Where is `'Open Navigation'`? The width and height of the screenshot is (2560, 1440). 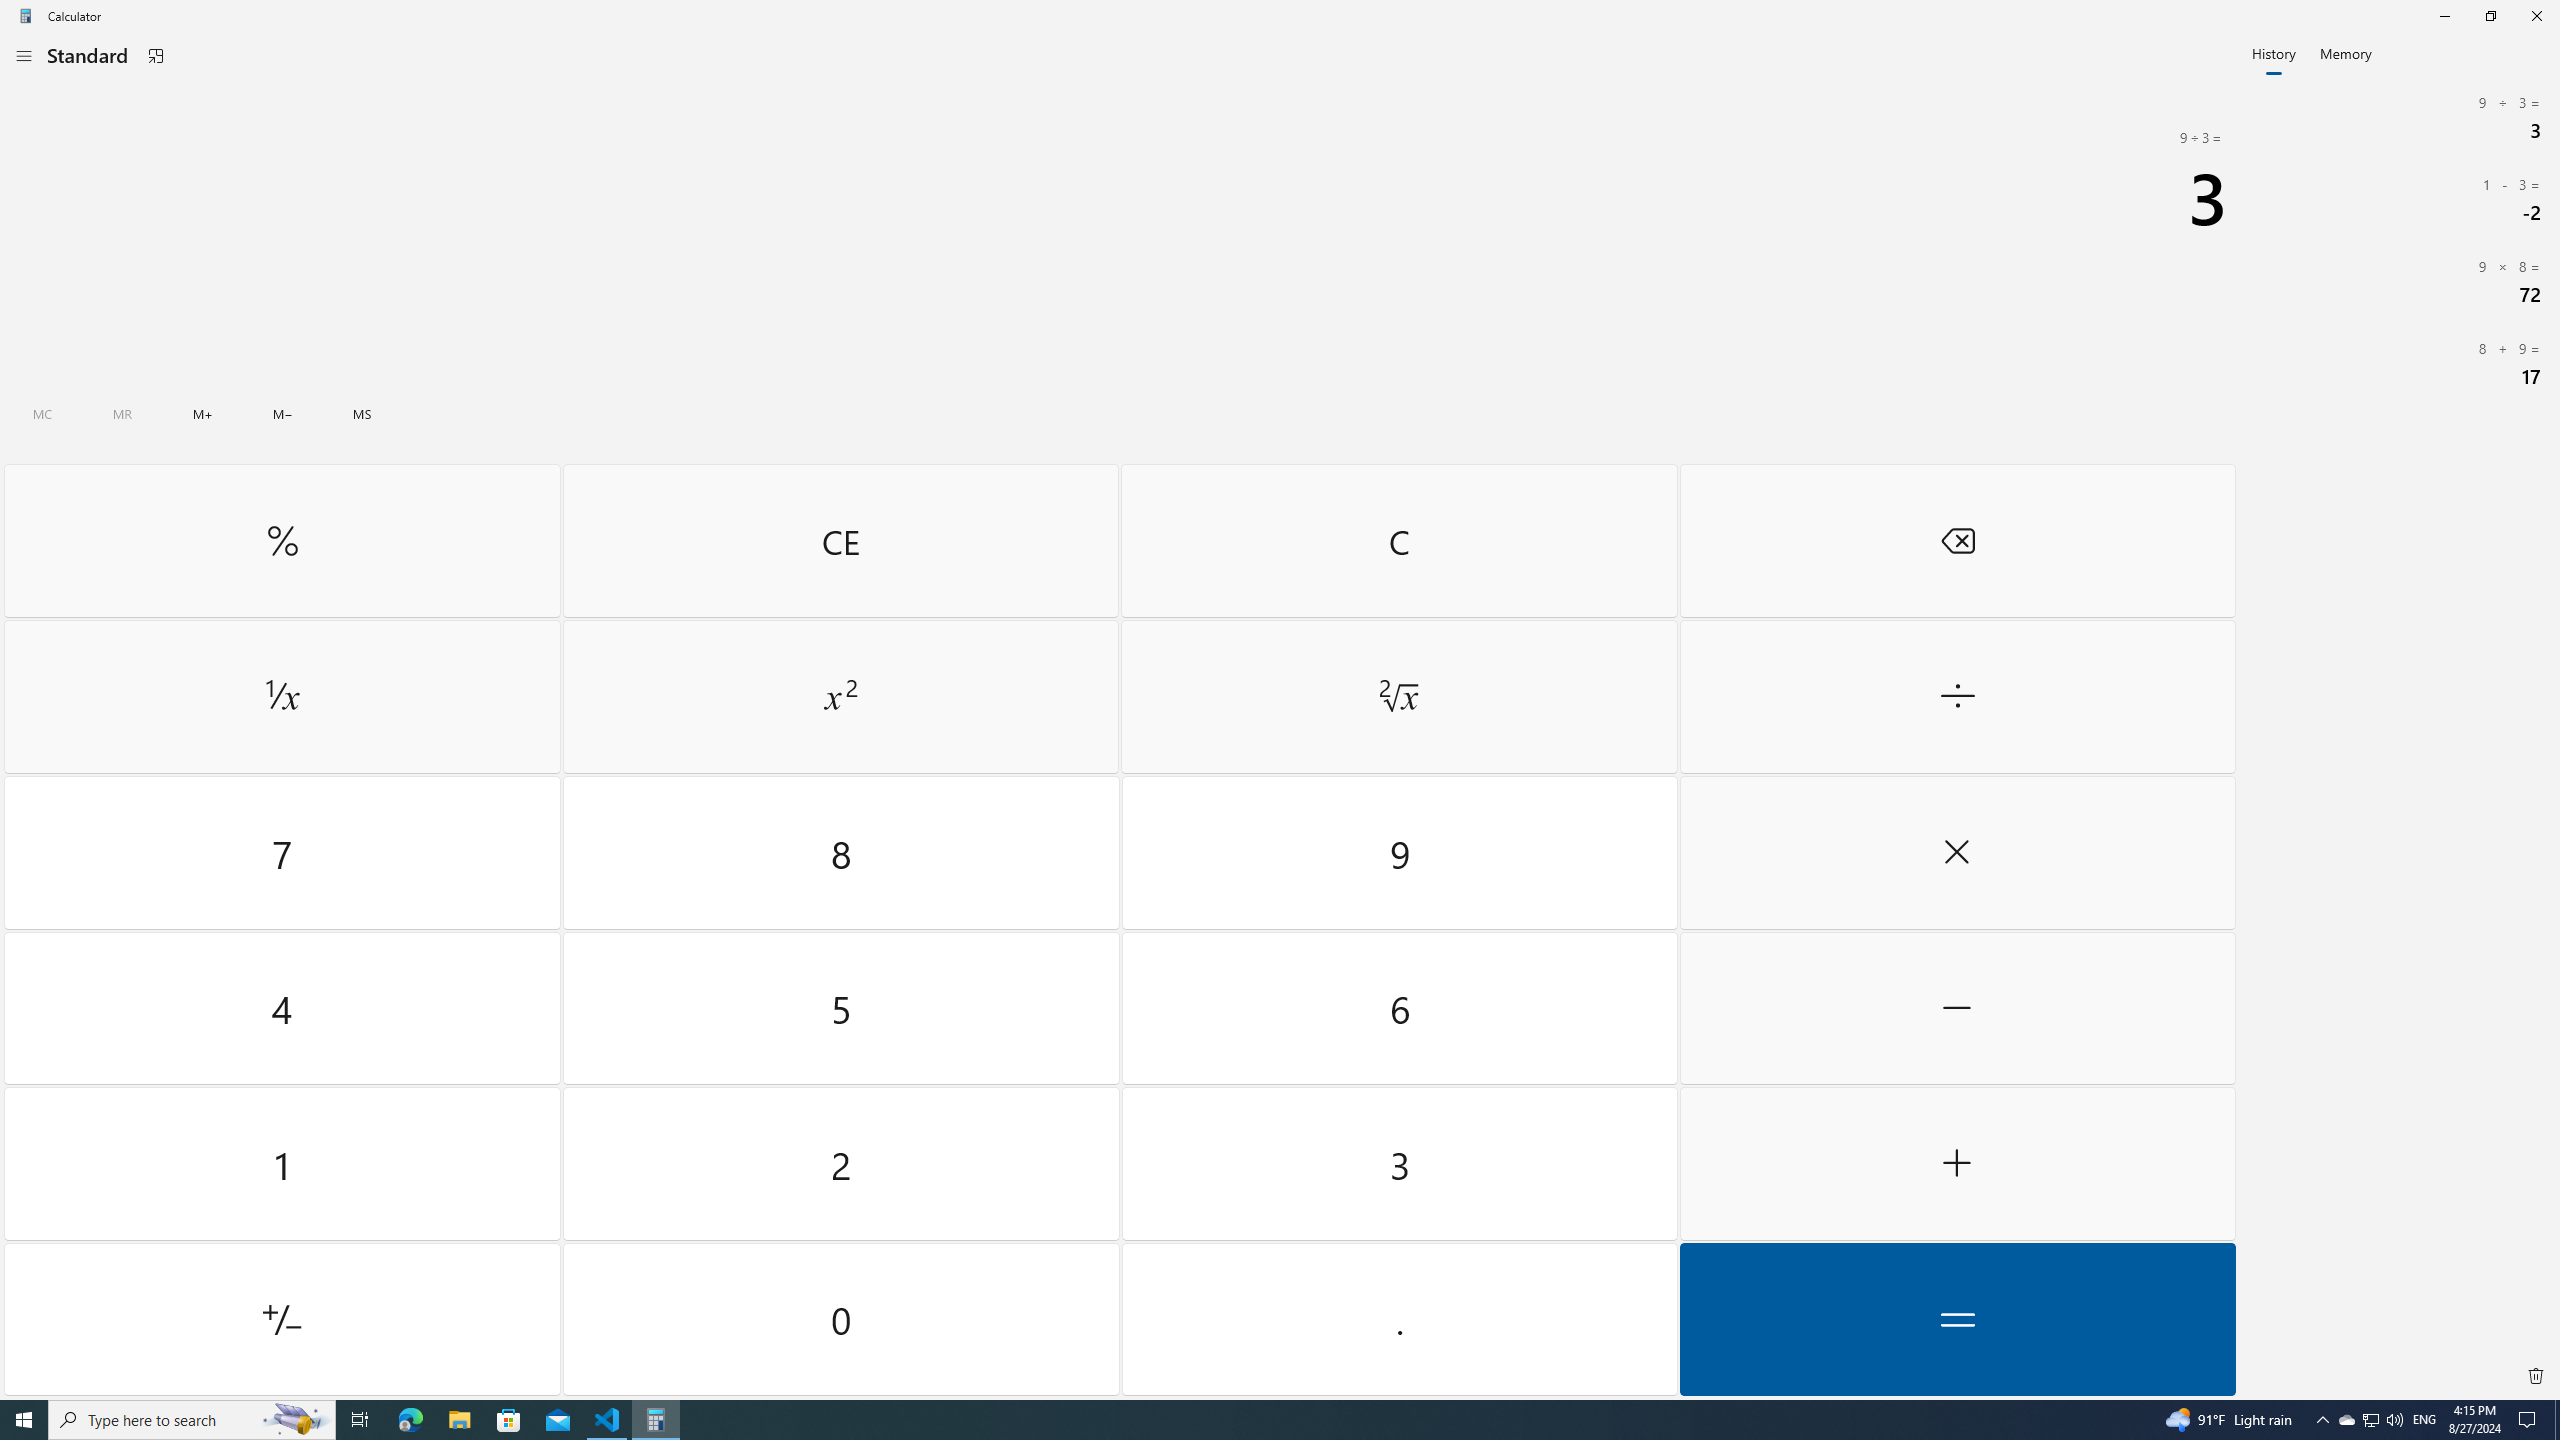 'Open Navigation' is located at coordinates (24, 54).